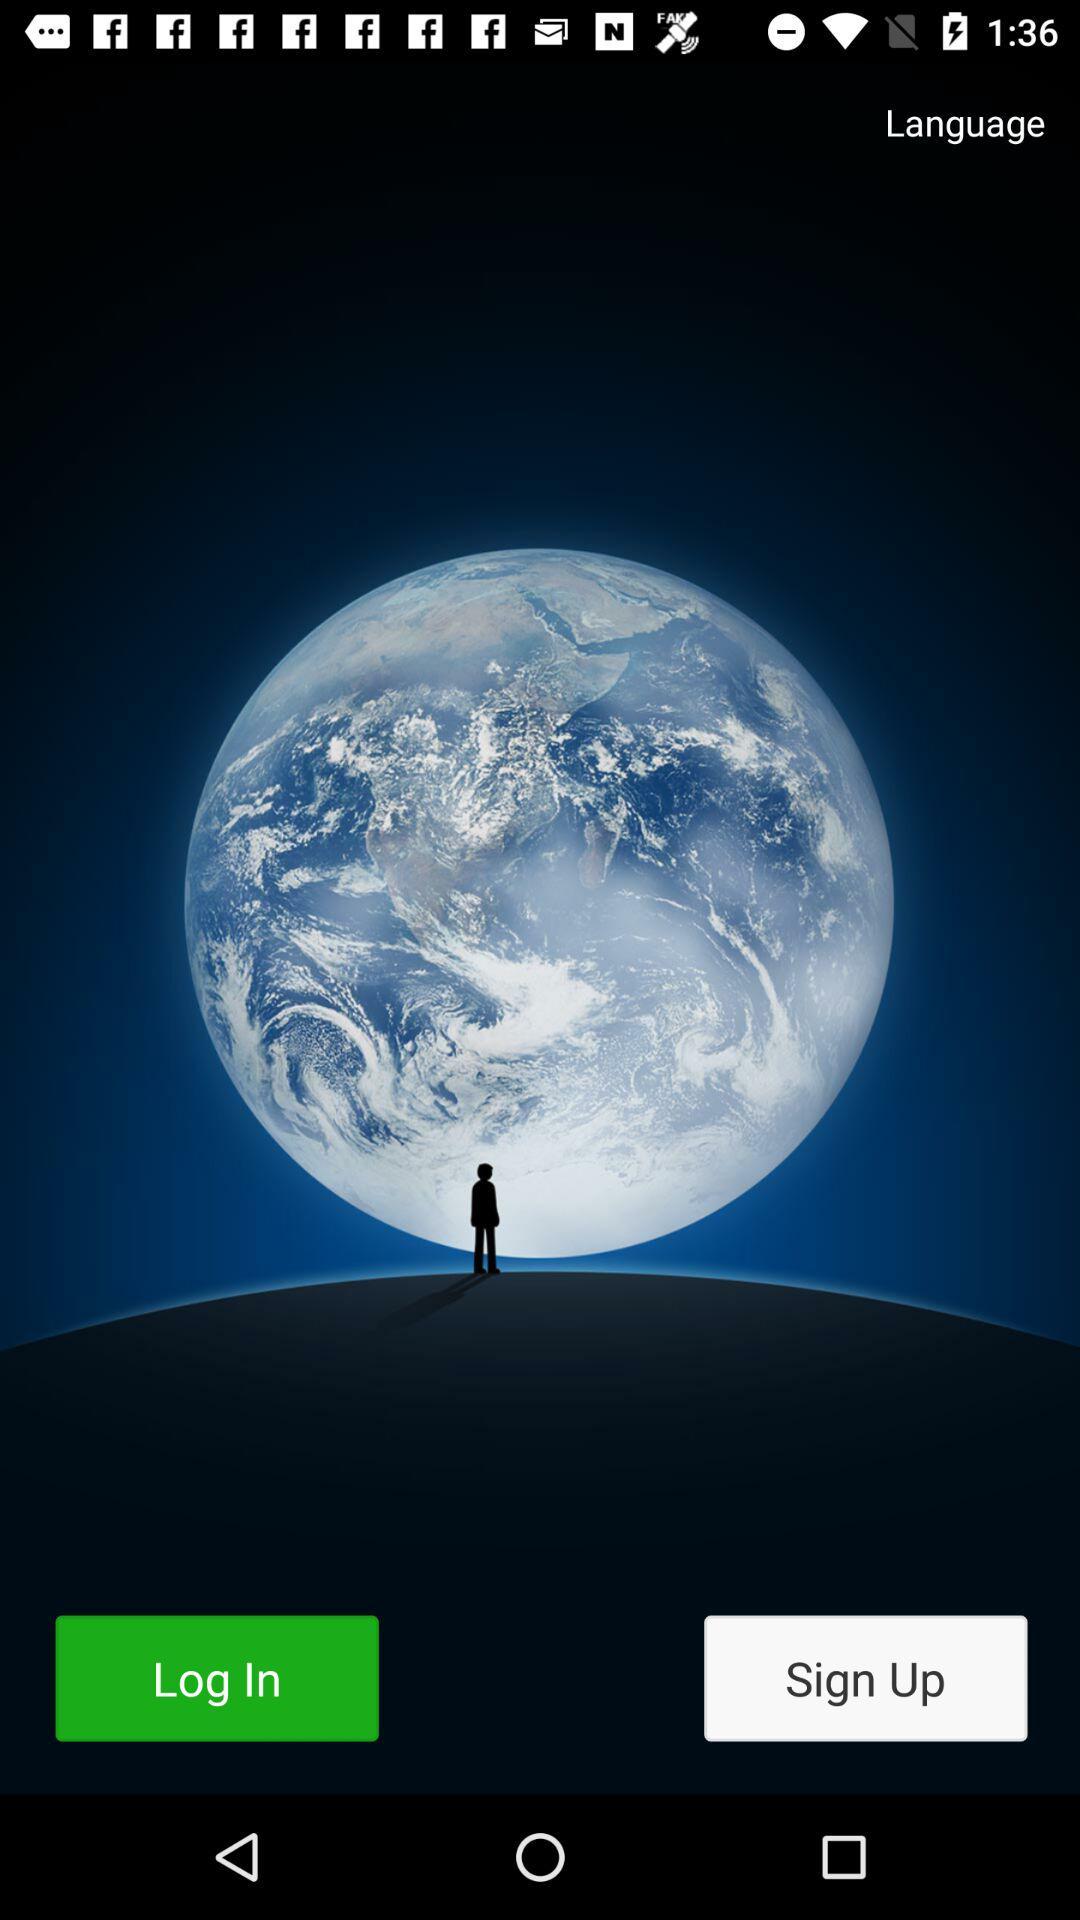  I want to click on item to the right of the log in icon, so click(864, 1678).